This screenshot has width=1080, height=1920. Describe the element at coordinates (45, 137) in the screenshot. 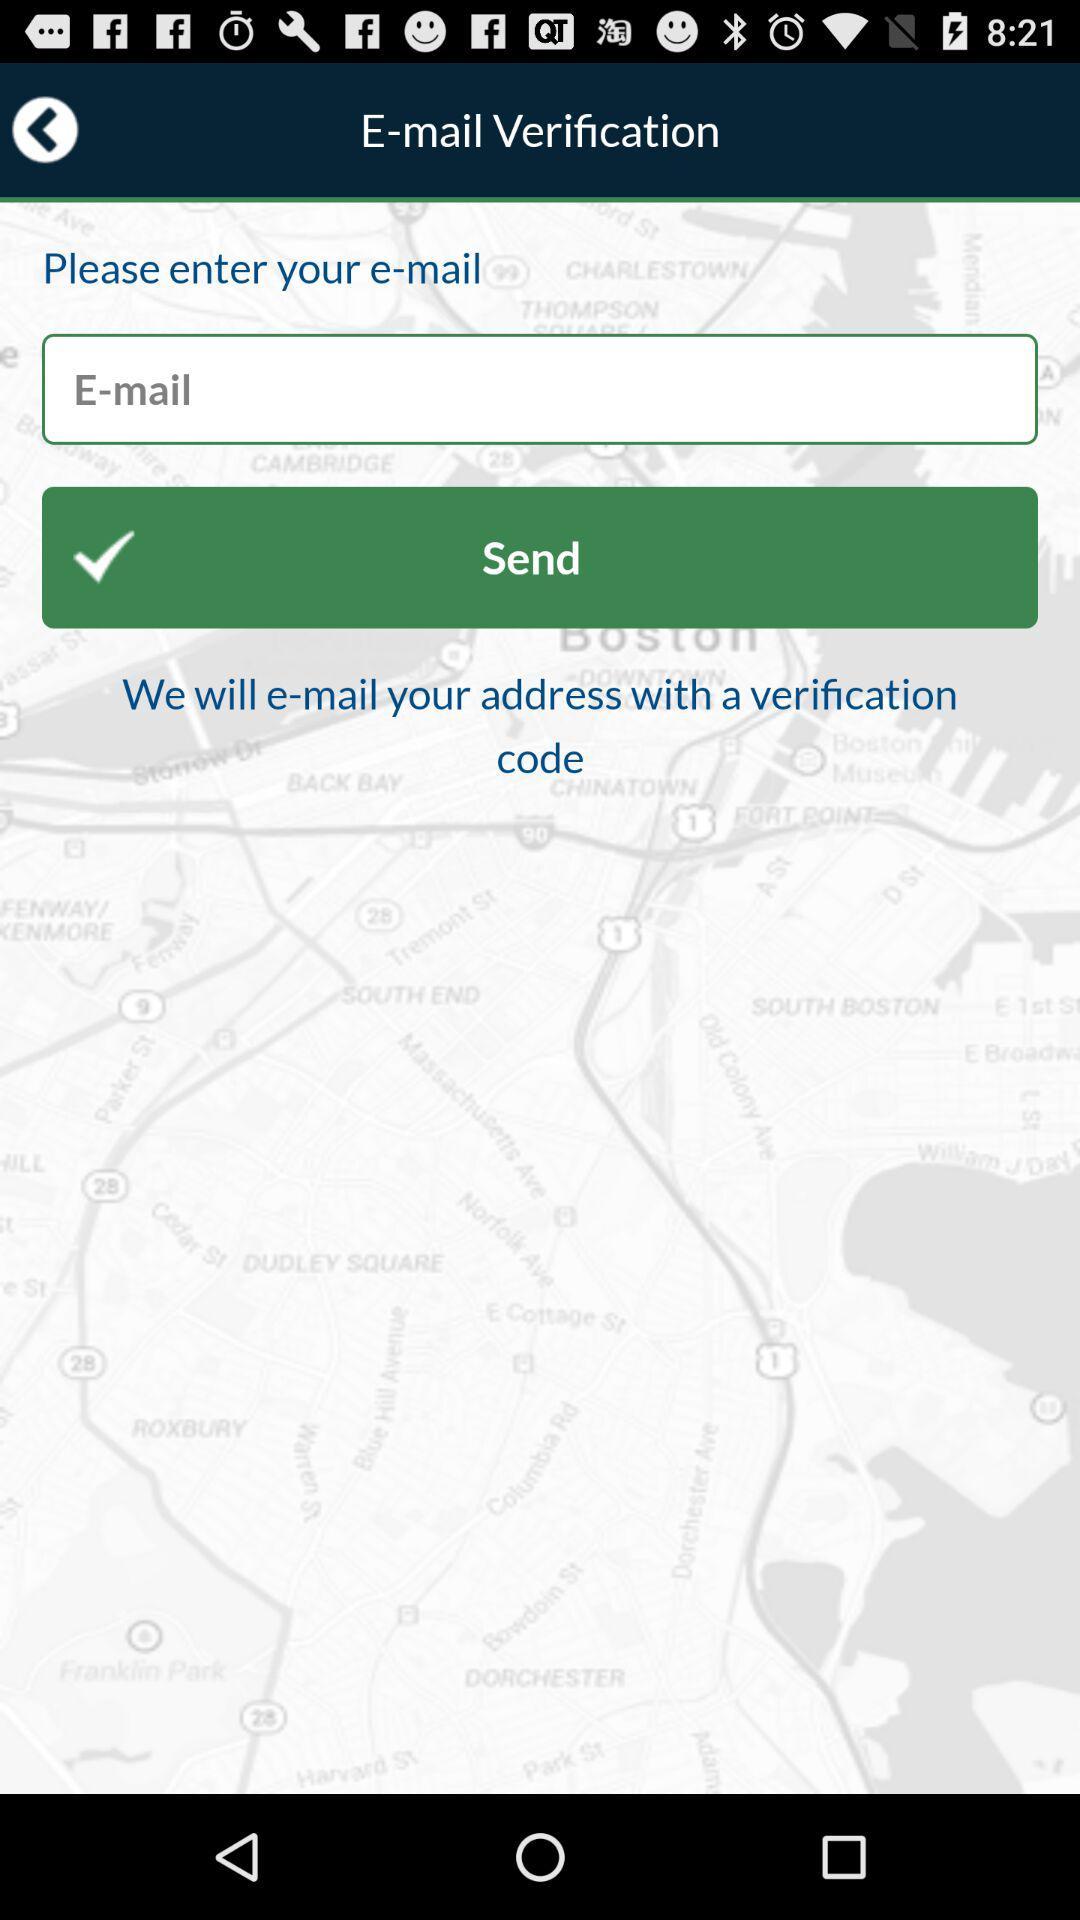

I see `the arrow_backward icon` at that location.